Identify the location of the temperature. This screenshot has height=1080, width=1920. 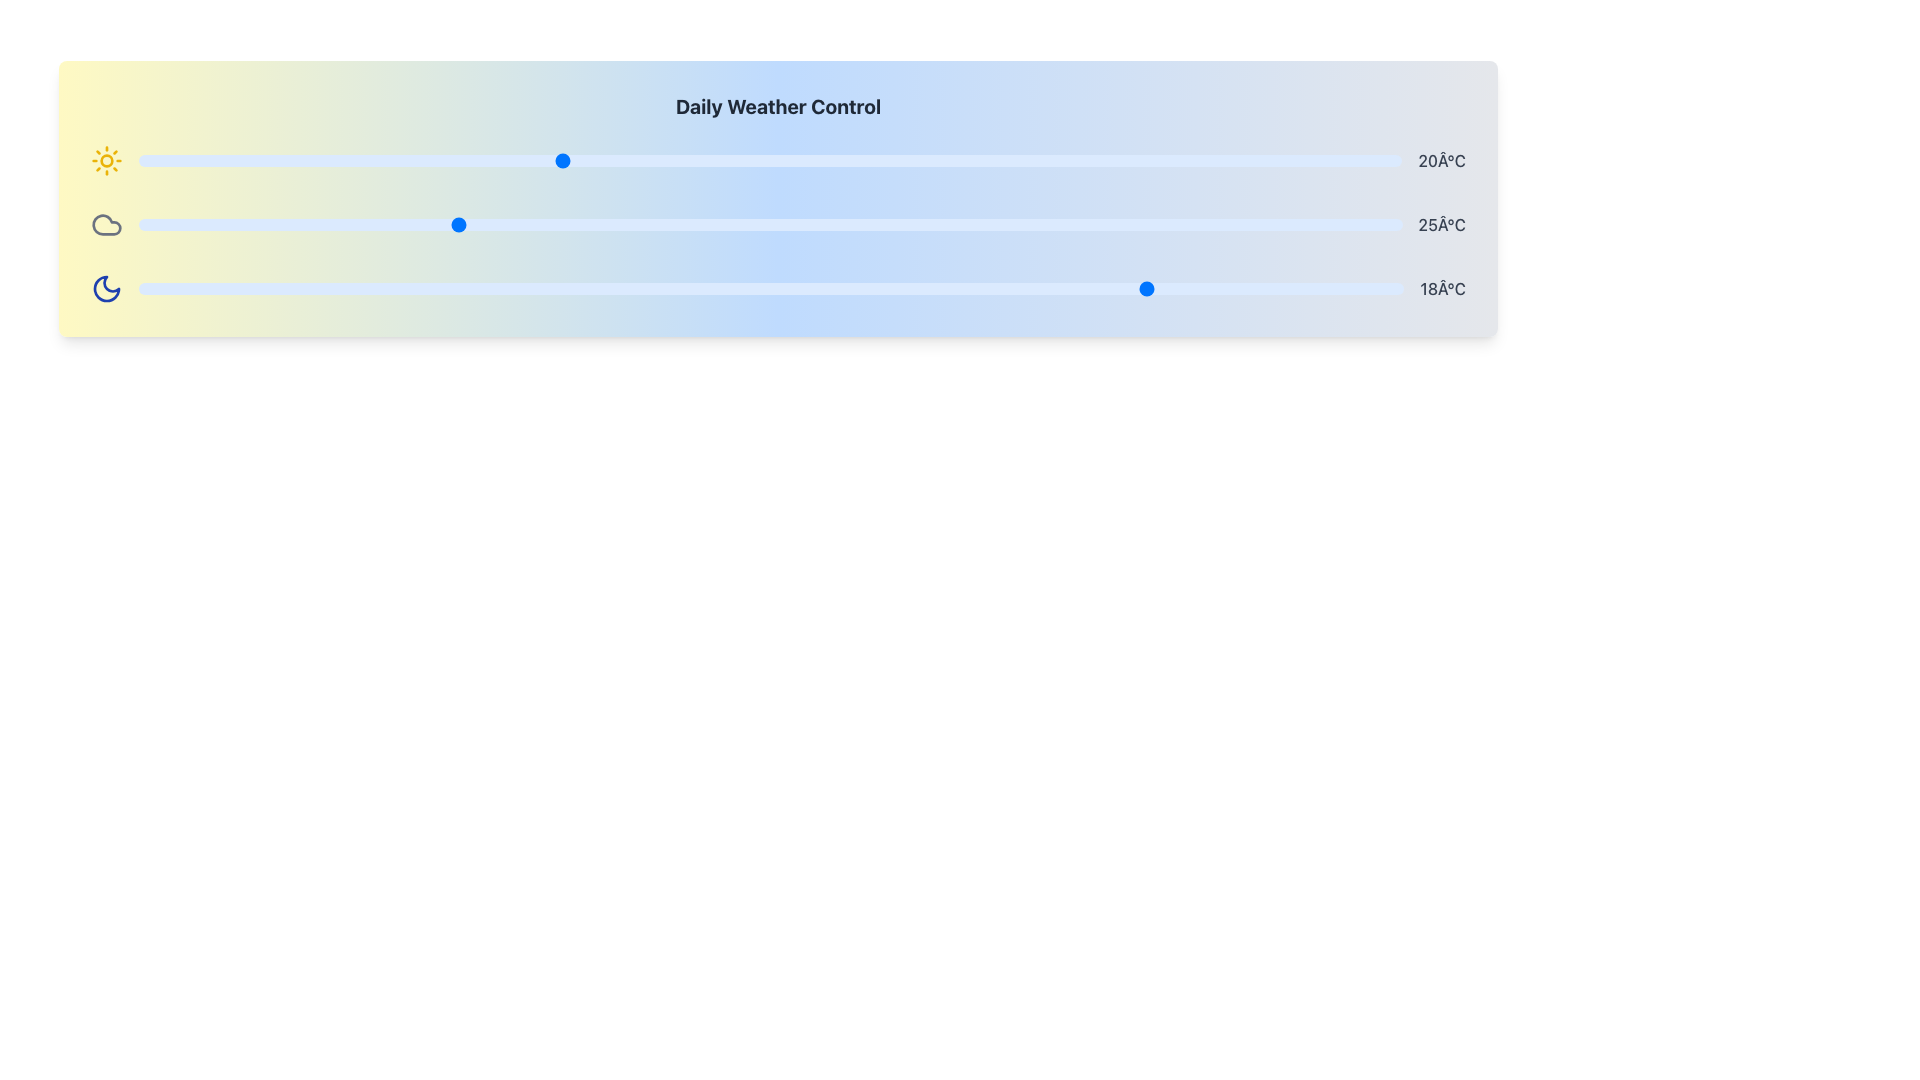
(391, 224).